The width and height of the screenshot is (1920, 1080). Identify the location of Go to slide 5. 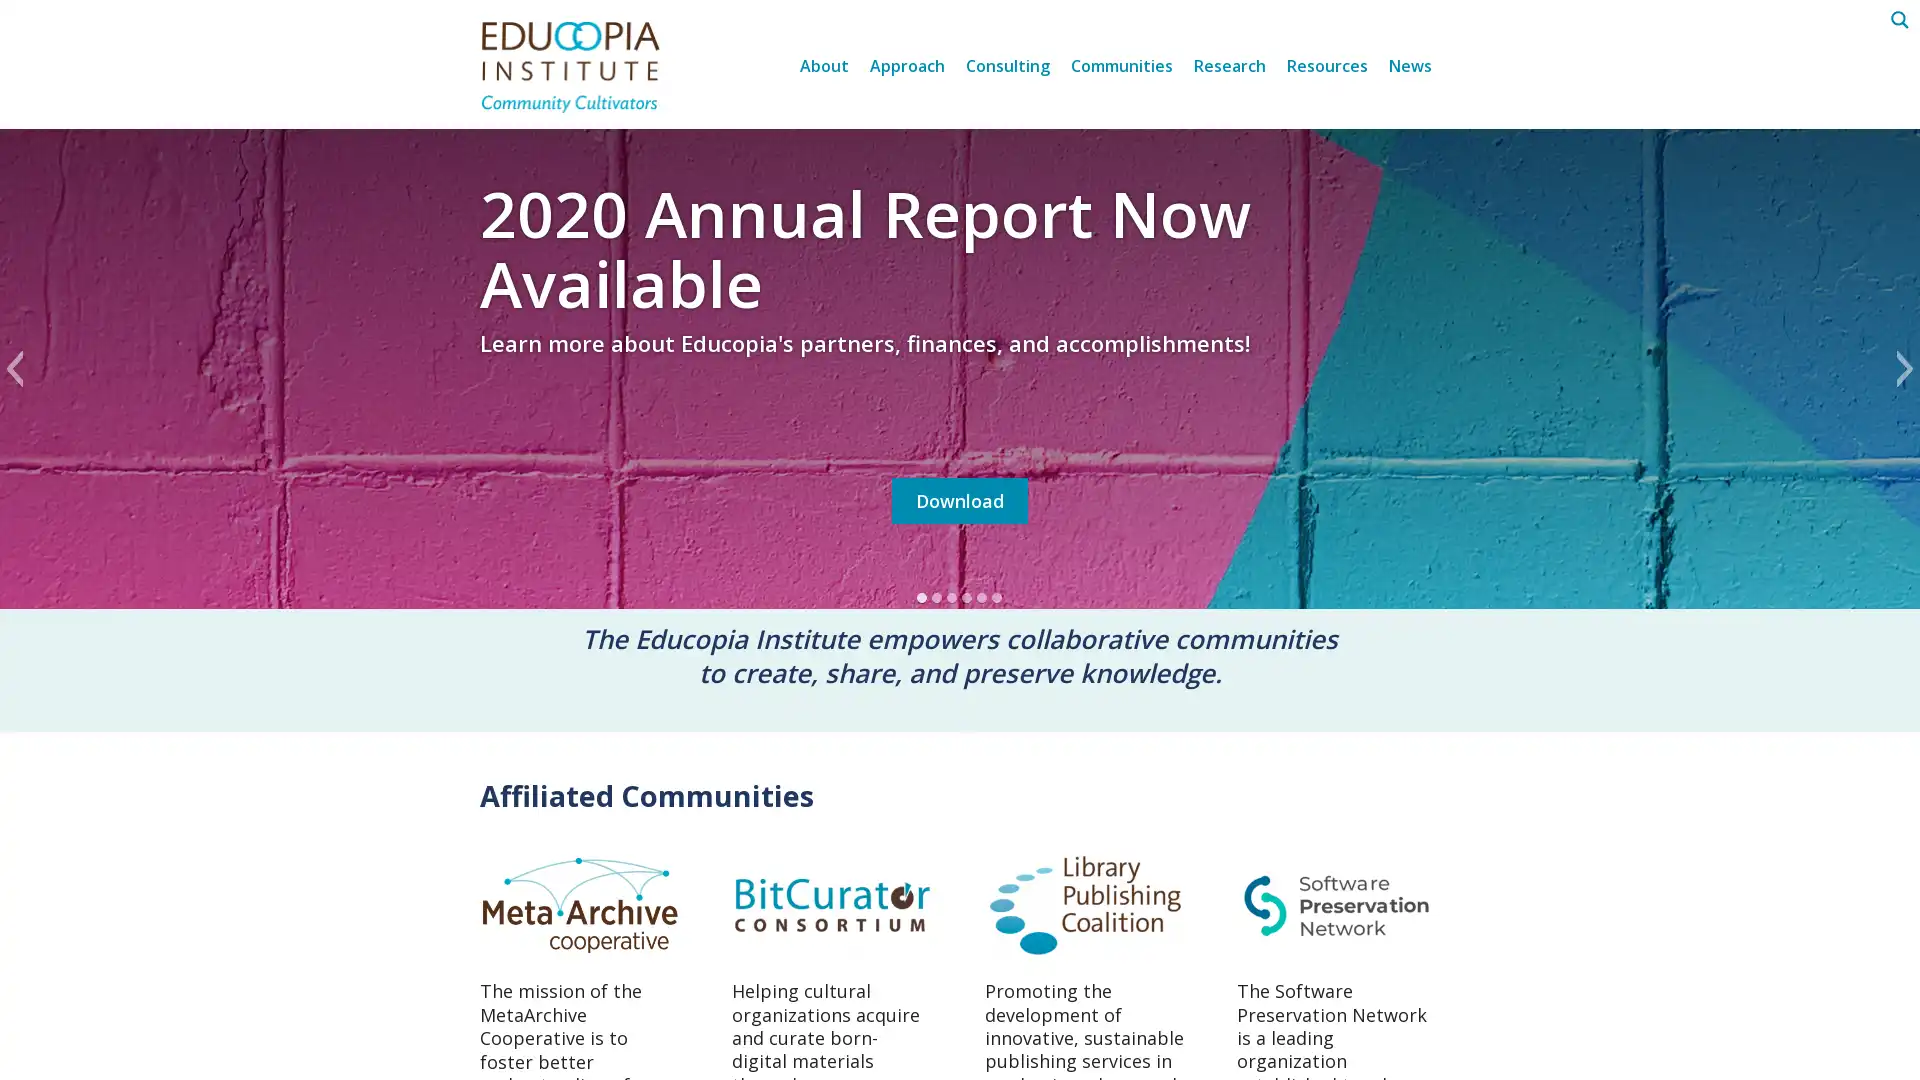
(982, 597).